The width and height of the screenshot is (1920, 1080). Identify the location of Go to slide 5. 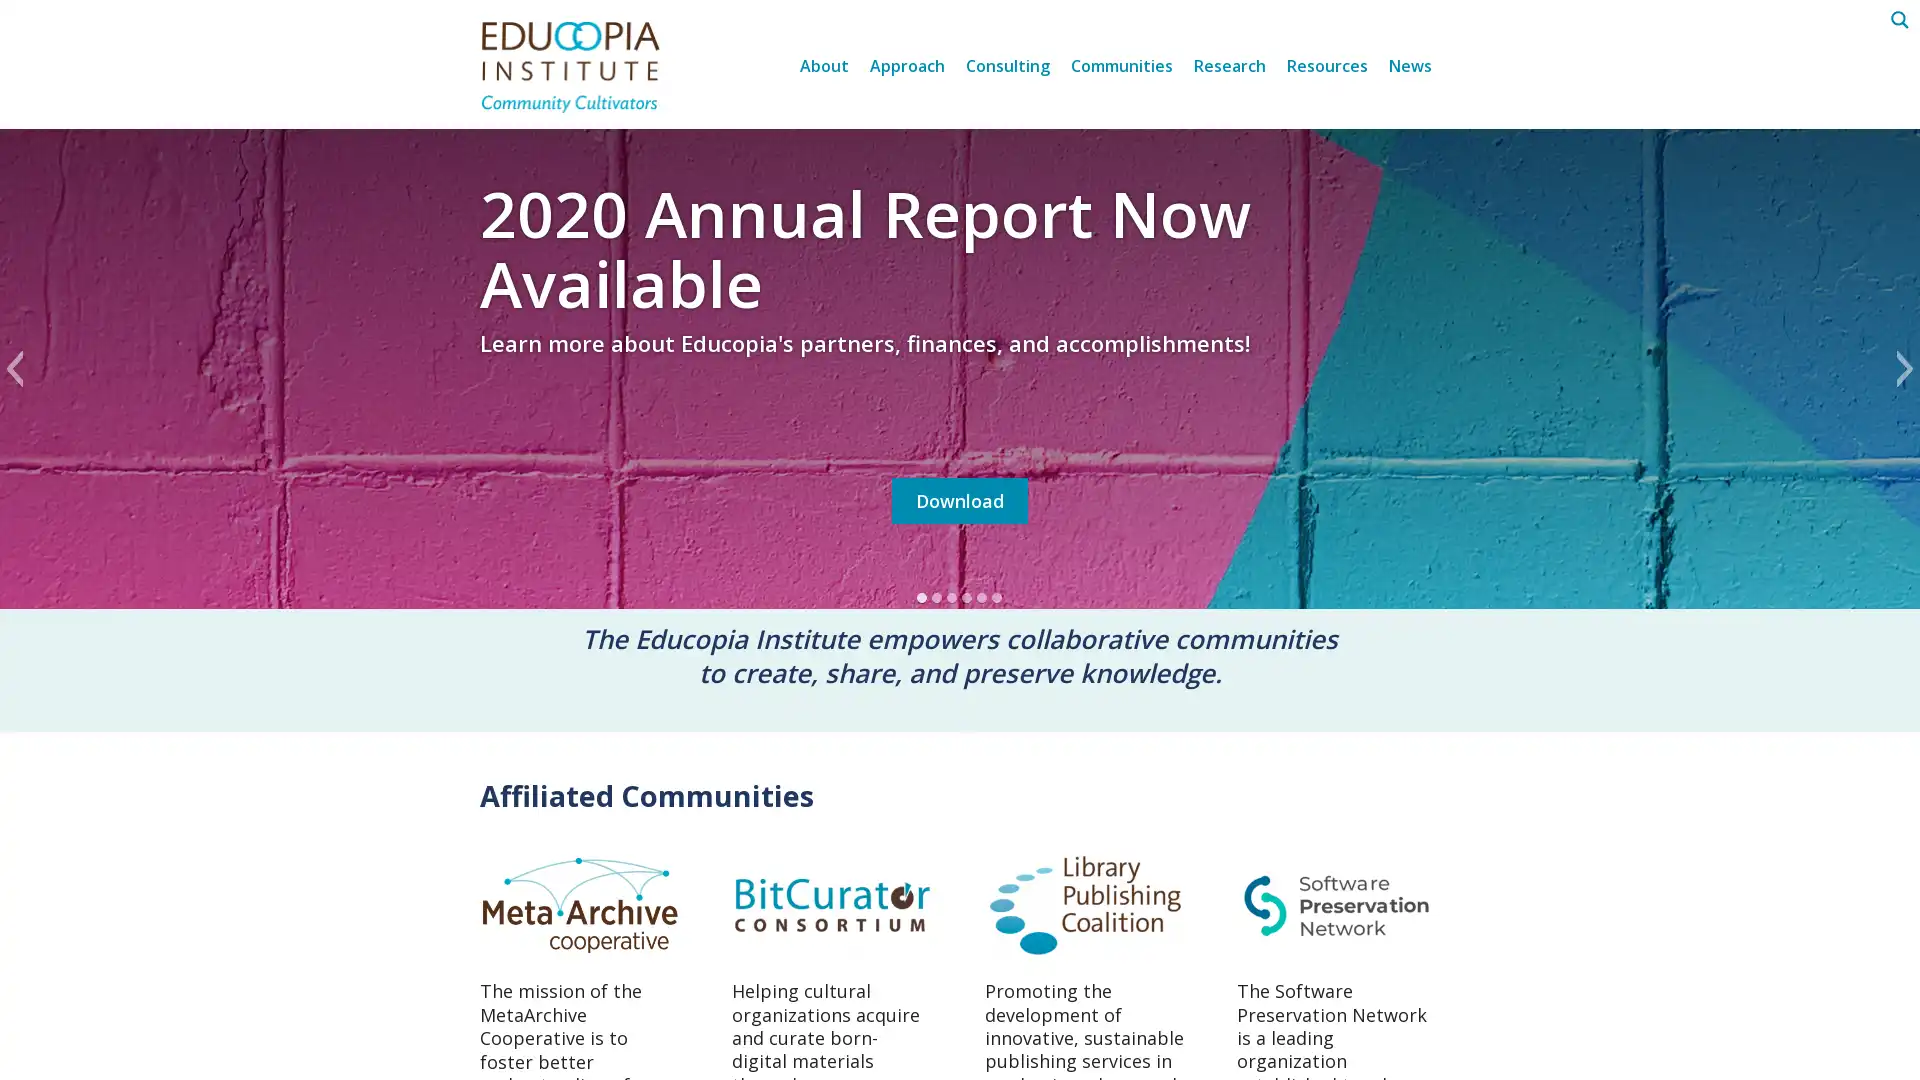
(982, 597).